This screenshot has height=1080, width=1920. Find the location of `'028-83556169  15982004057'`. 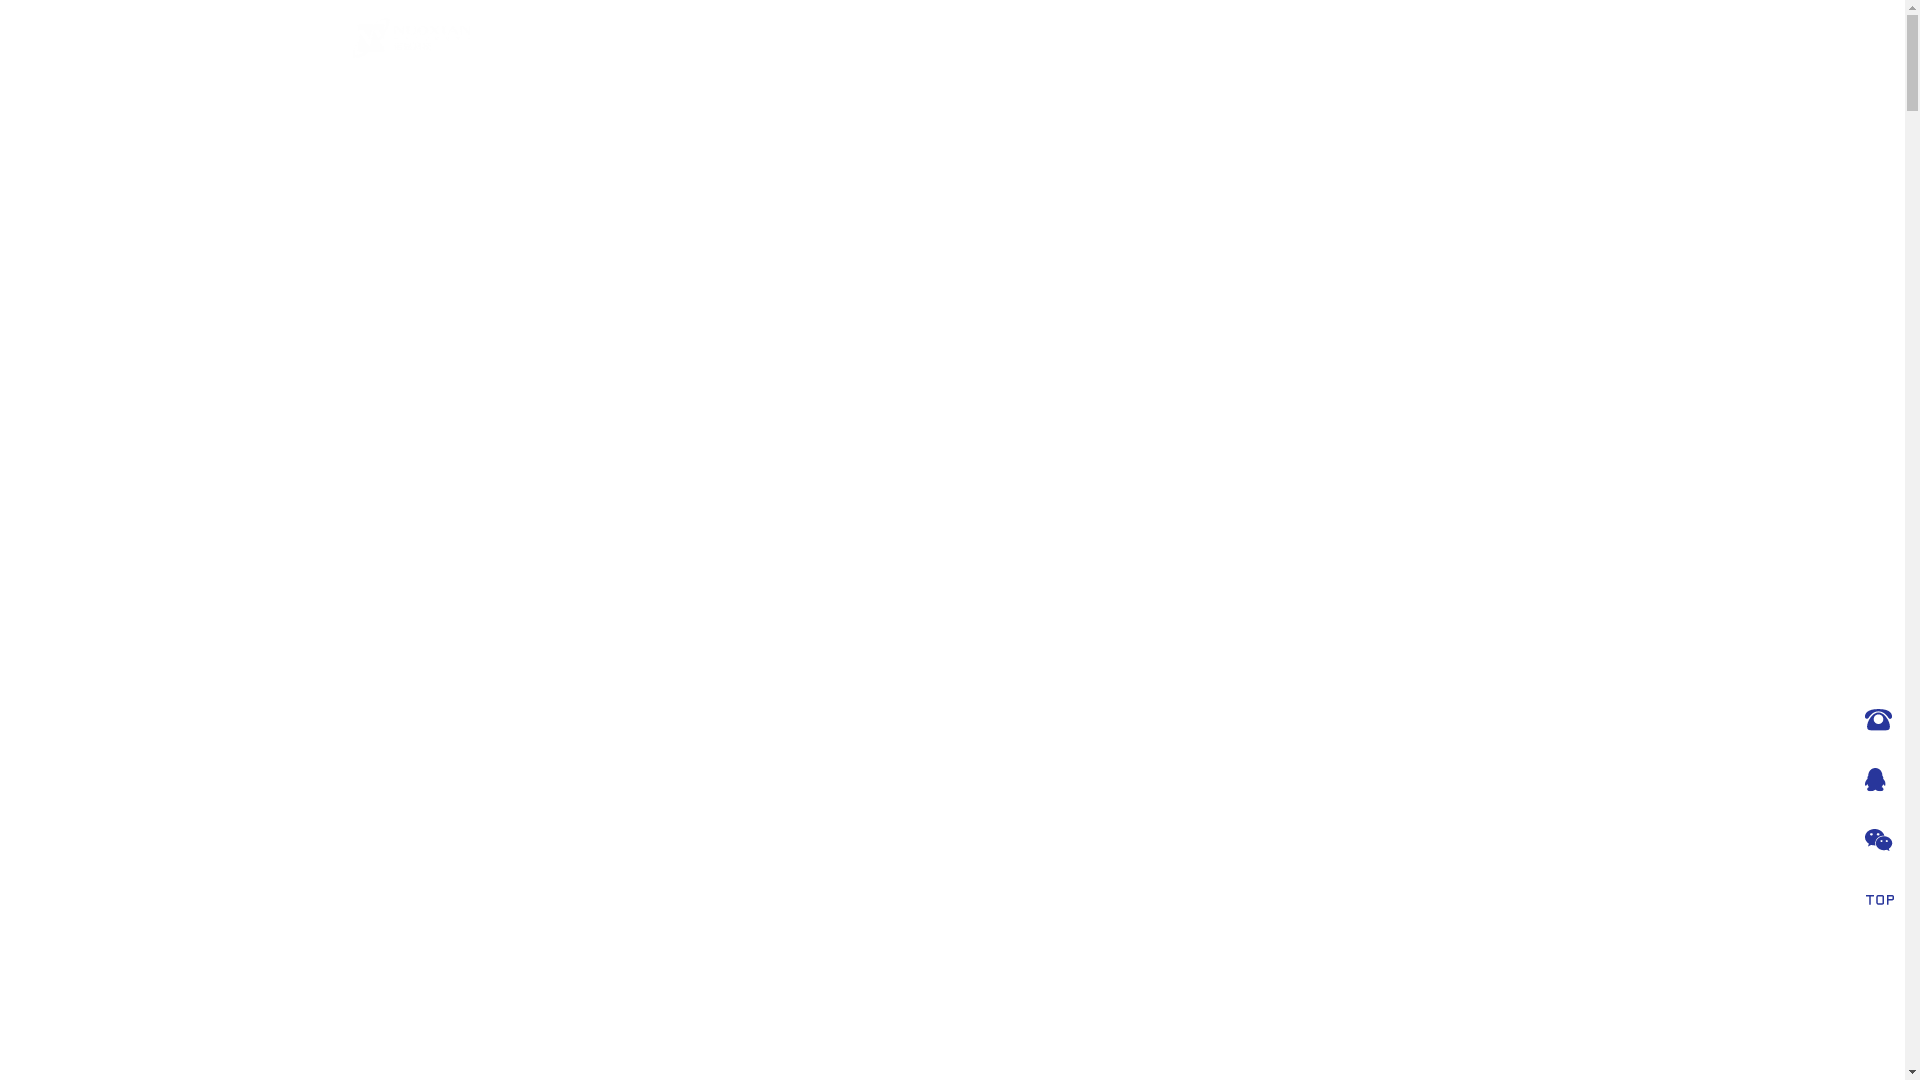

'028-83556169  15982004057' is located at coordinates (1874, 720).